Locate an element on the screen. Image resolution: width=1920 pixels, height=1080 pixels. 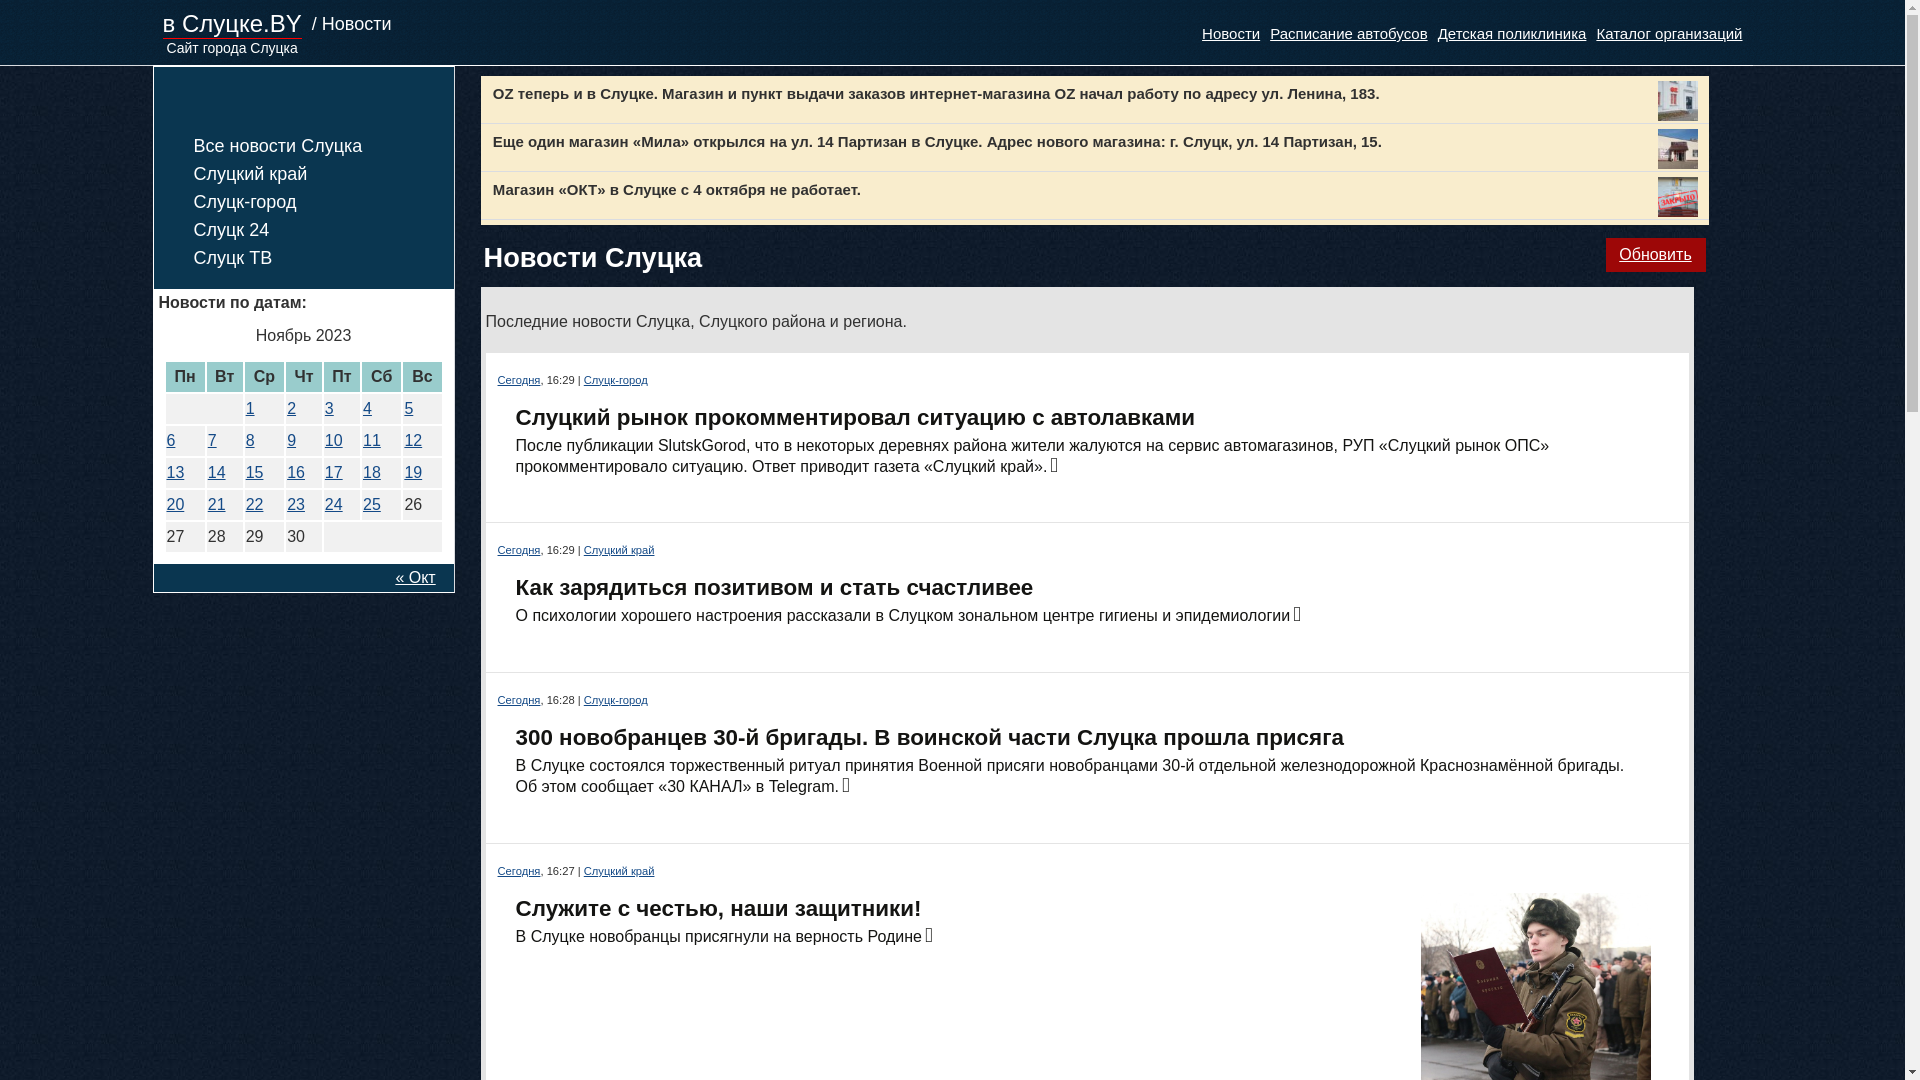
'5' is located at coordinates (407, 407).